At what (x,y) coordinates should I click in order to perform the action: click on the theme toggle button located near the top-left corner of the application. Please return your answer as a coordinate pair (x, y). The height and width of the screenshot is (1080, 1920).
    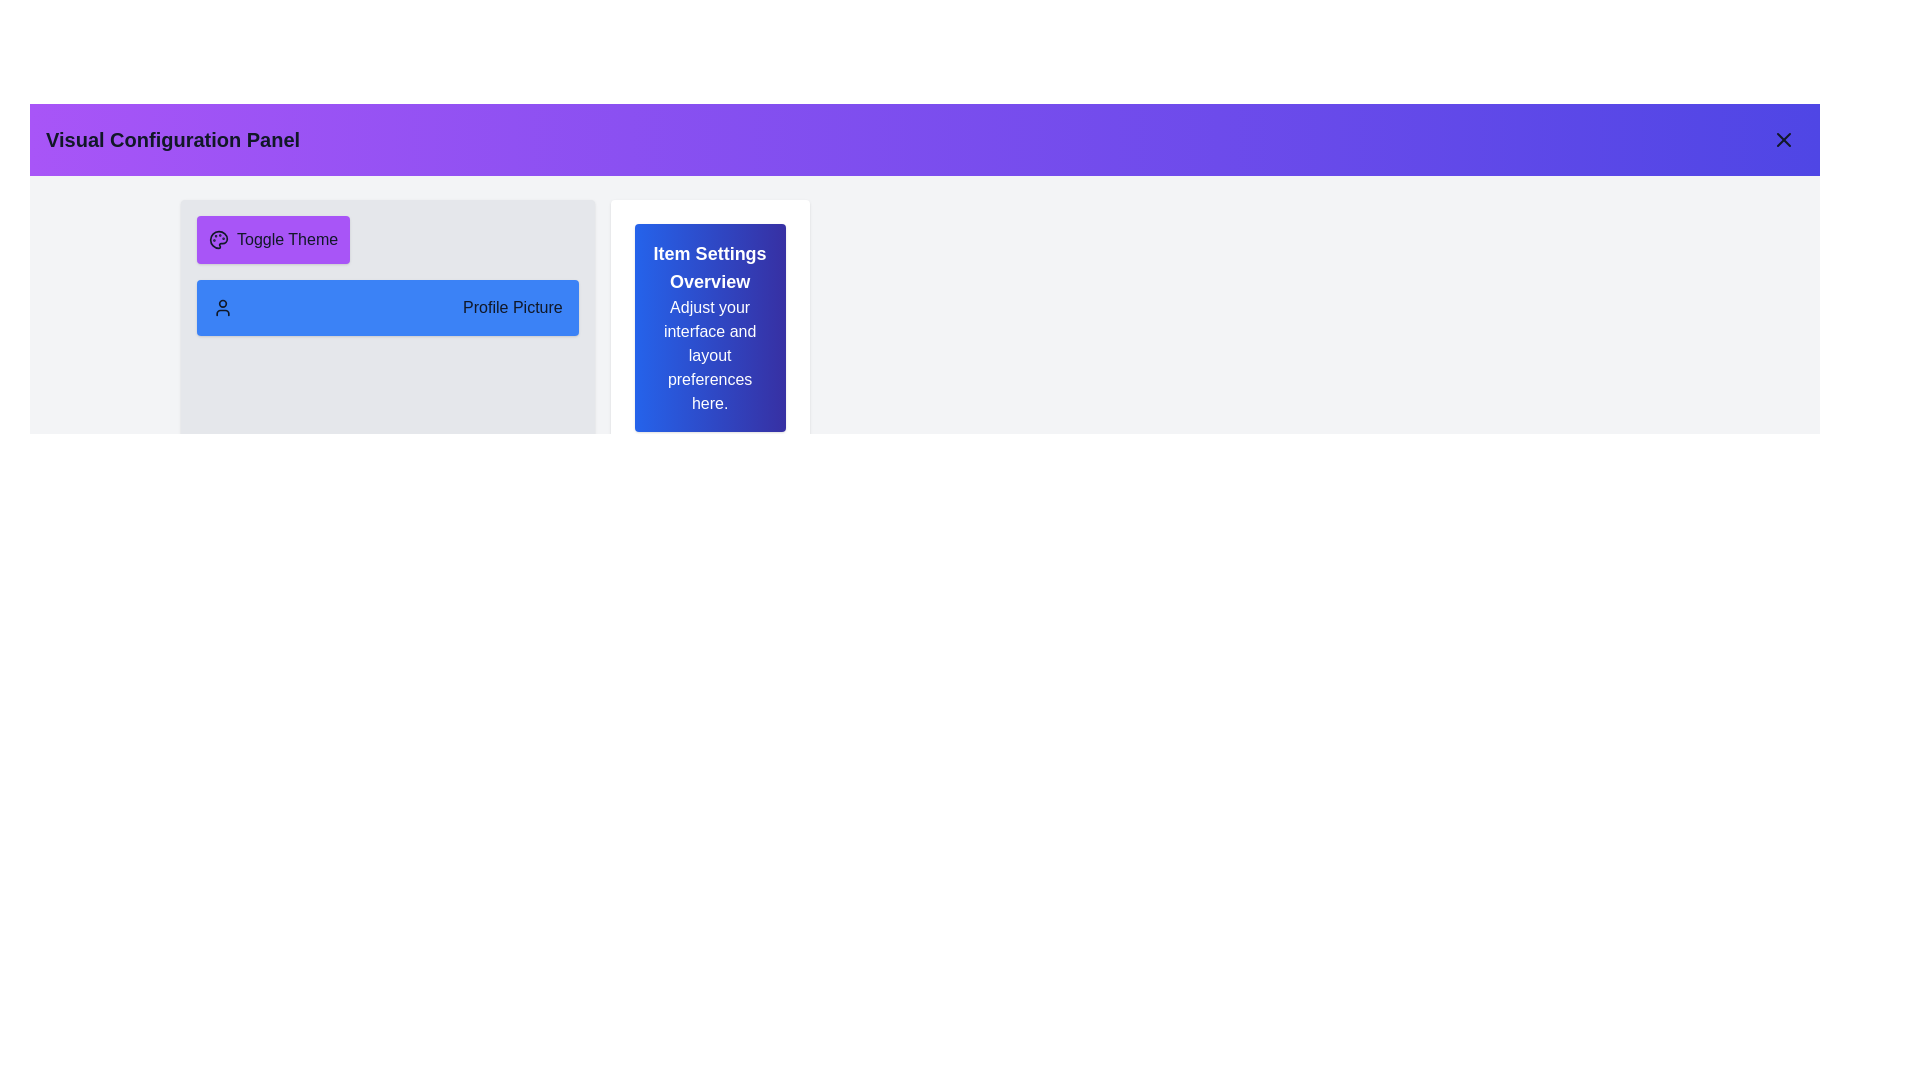
    Looking at the image, I should click on (272, 238).